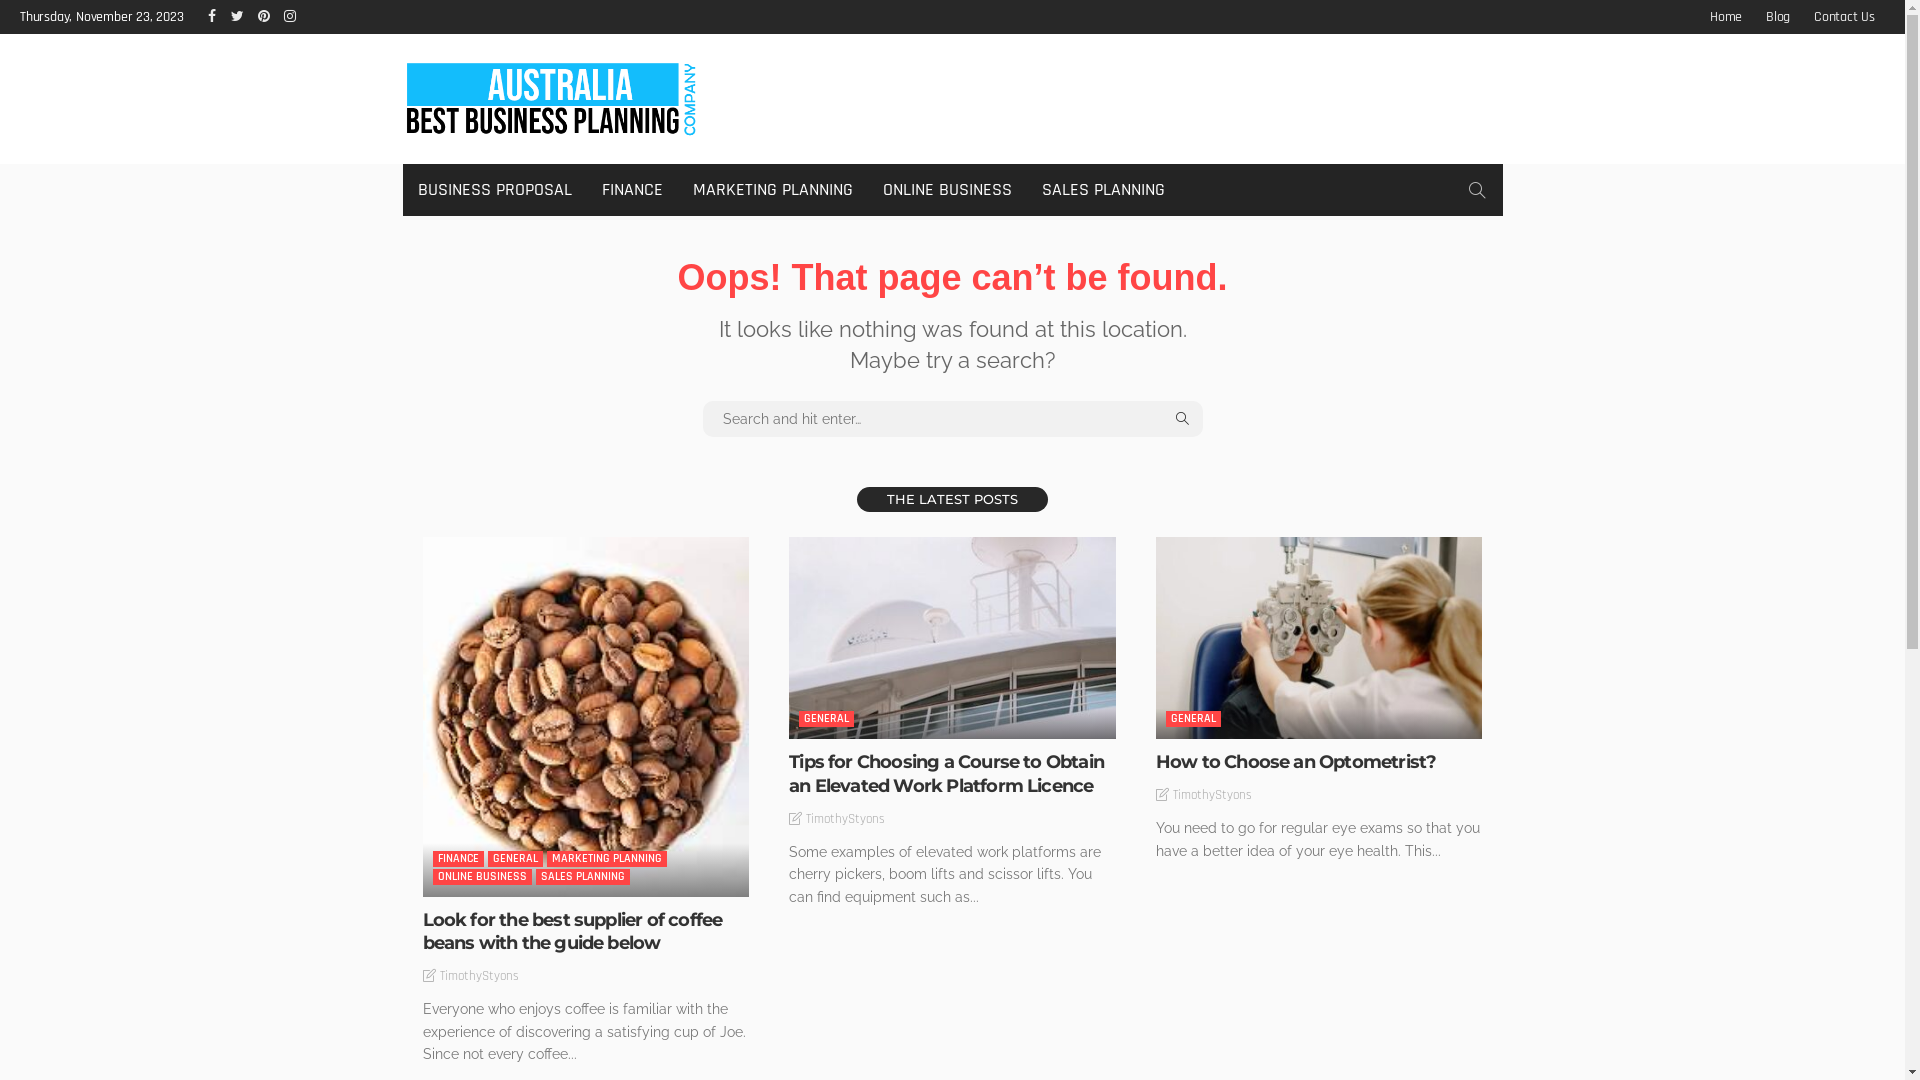 This screenshot has width=1920, height=1080. What do you see at coordinates (1476, 189) in the screenshot?
I see `'search'` at bounding box center [1476, 189].